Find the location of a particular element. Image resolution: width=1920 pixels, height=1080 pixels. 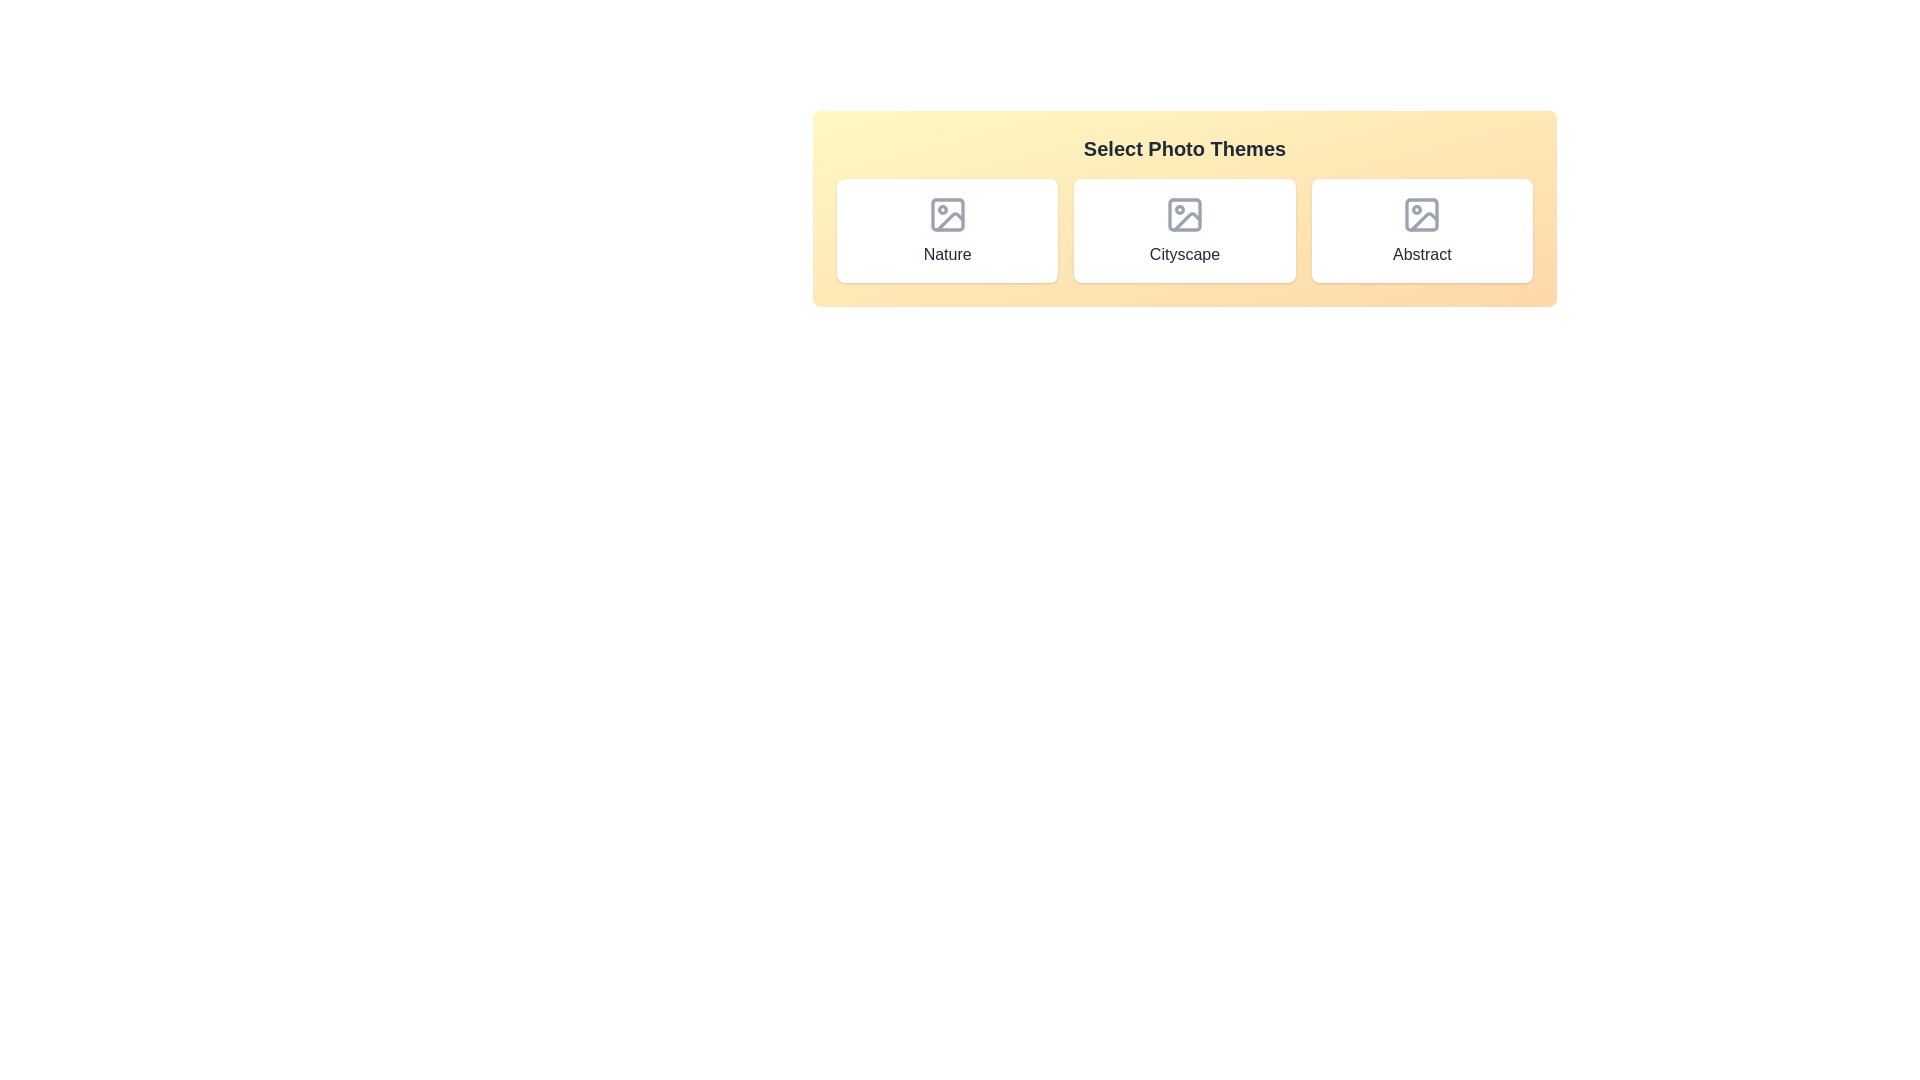

the chip labeled Cityscape is located at coordinates (1185, 230).